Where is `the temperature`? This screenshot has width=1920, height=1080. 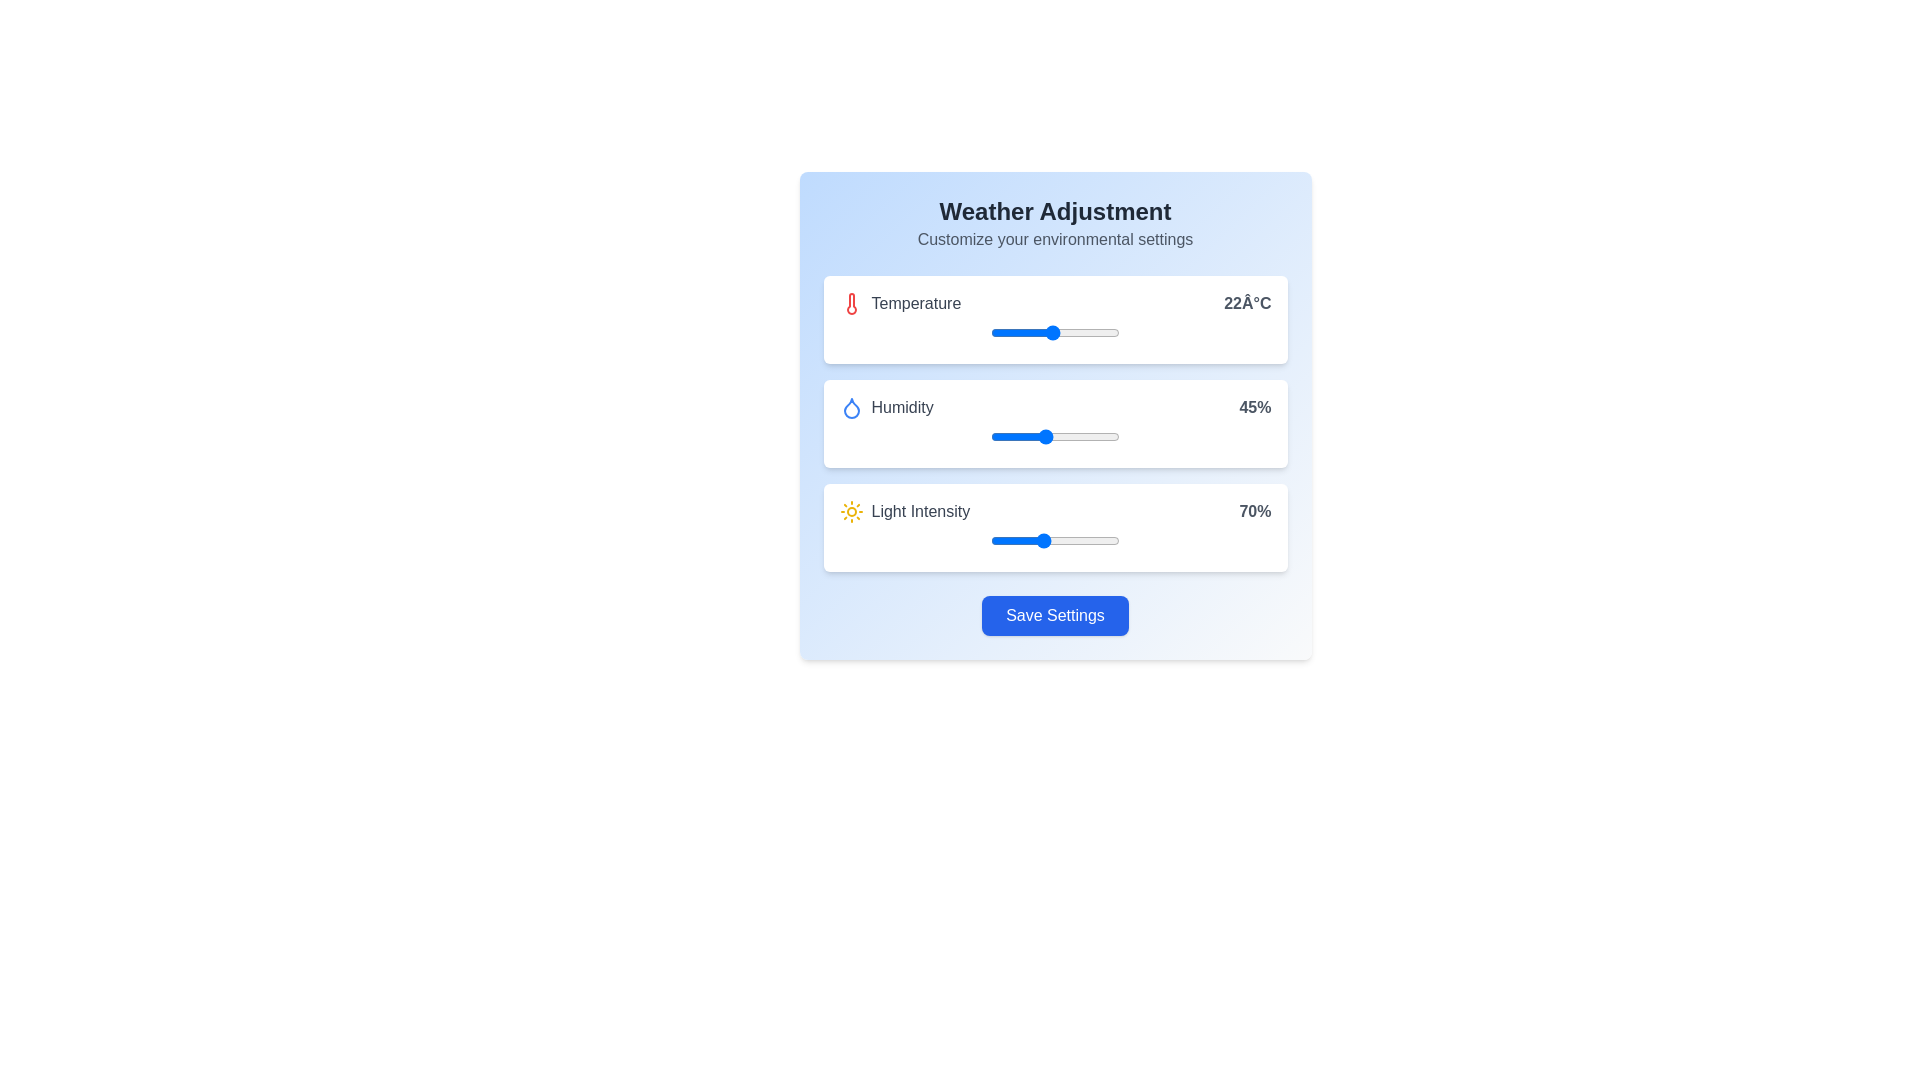
the temperature is located at coordinates (1032, 331).